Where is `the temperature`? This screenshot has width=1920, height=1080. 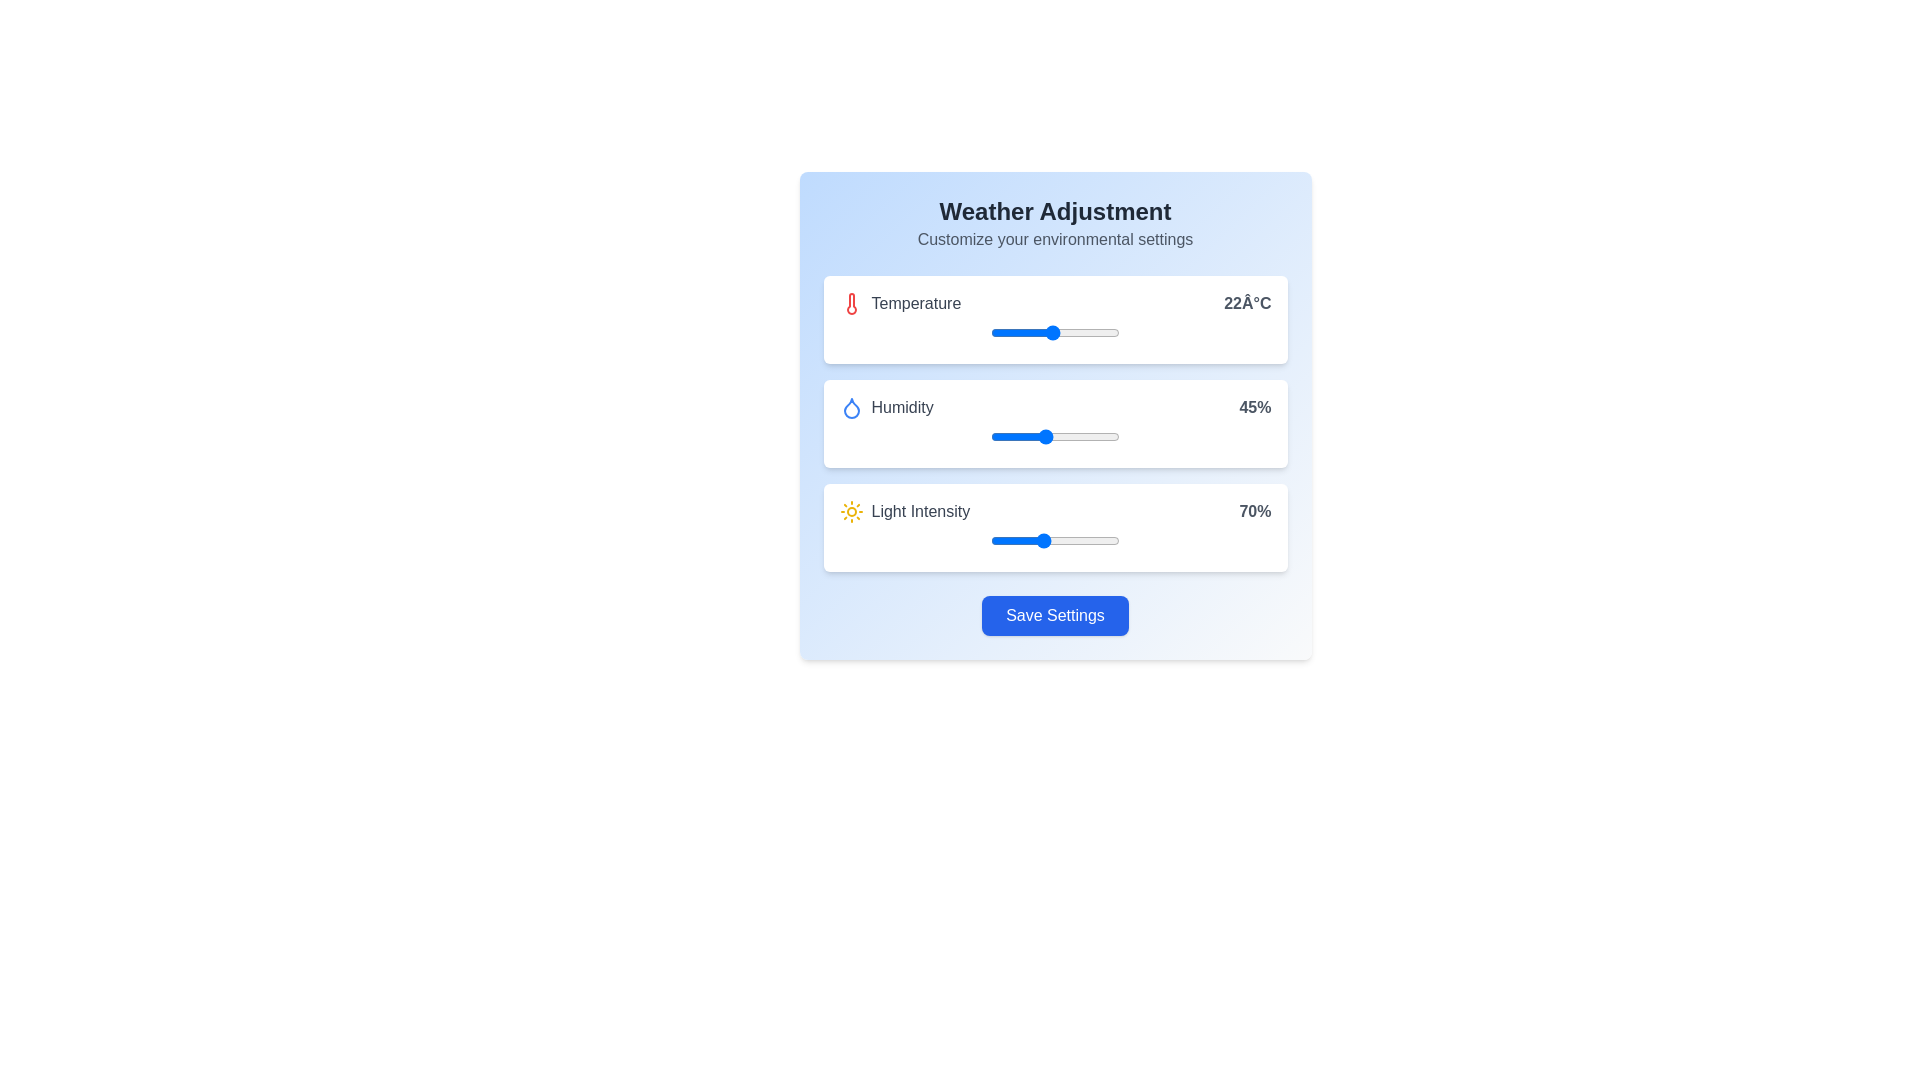
the temperature is located at coordinates (1032, 331).